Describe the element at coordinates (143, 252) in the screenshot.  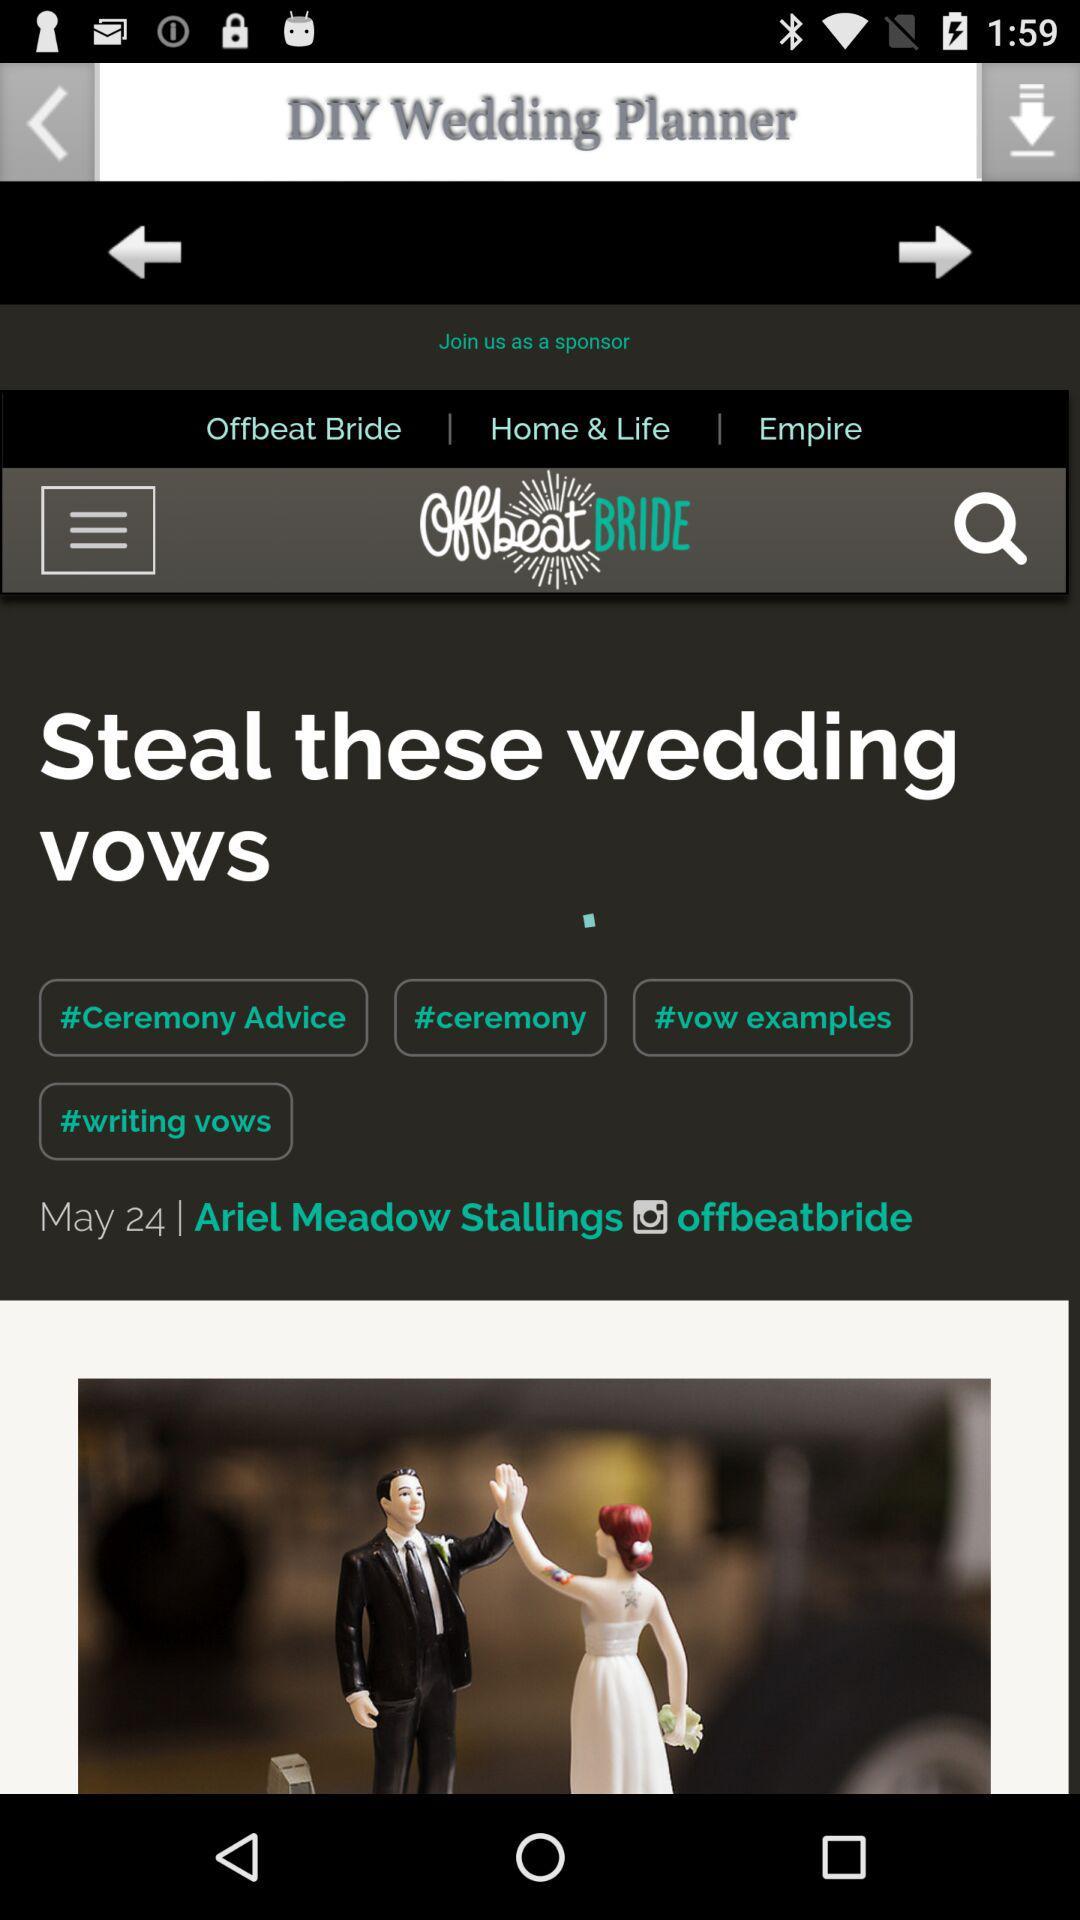
I see `previous` at that location.